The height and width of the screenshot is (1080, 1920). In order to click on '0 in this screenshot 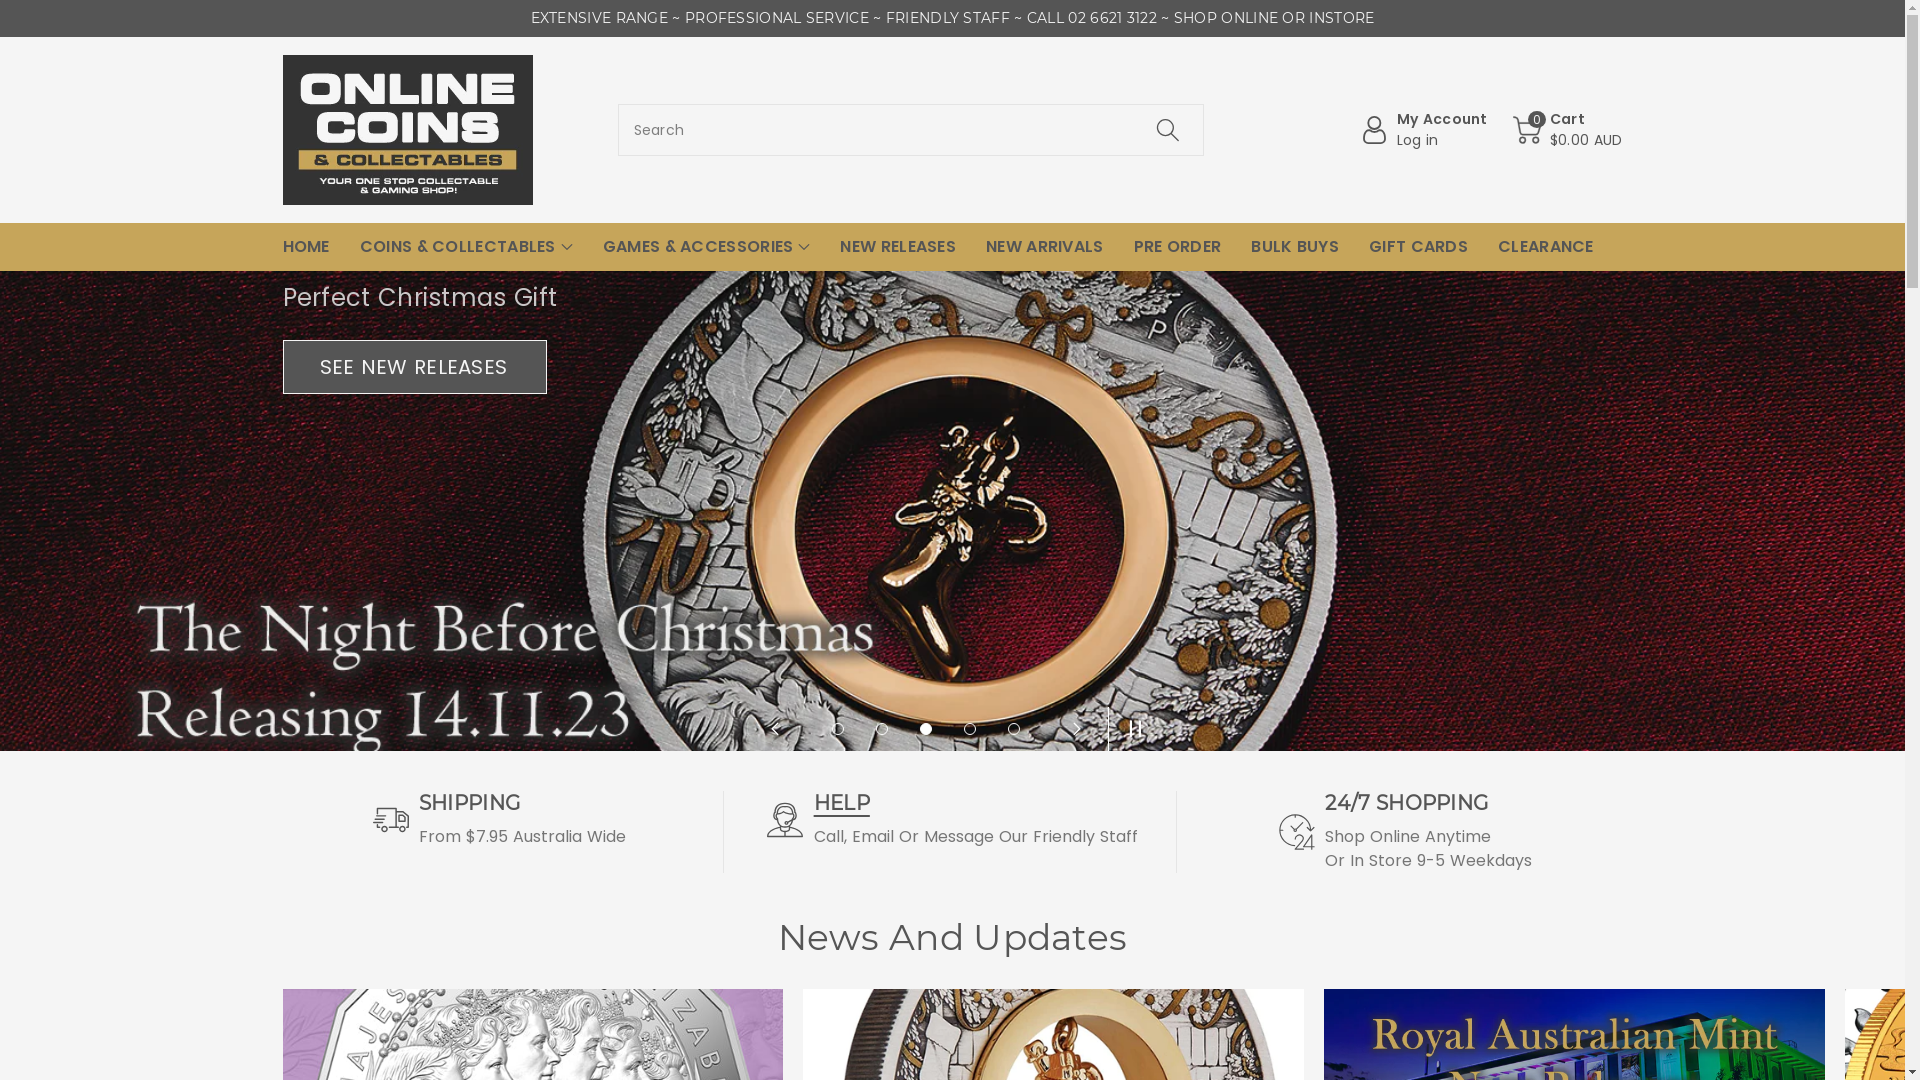, I will do `click(1567, 130)`.